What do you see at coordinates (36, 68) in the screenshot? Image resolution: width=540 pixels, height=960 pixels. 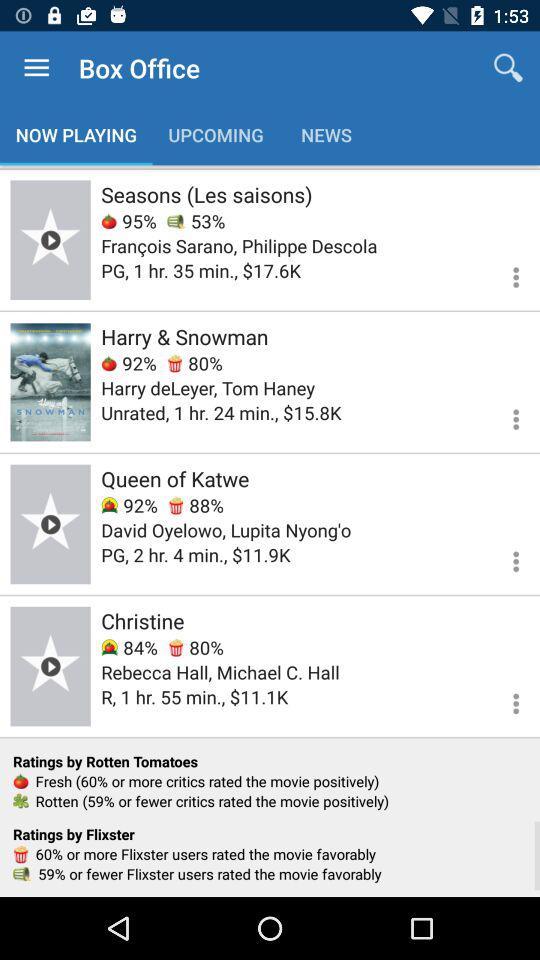 I see `icon next to the box office` at bounding box center [36, 68].